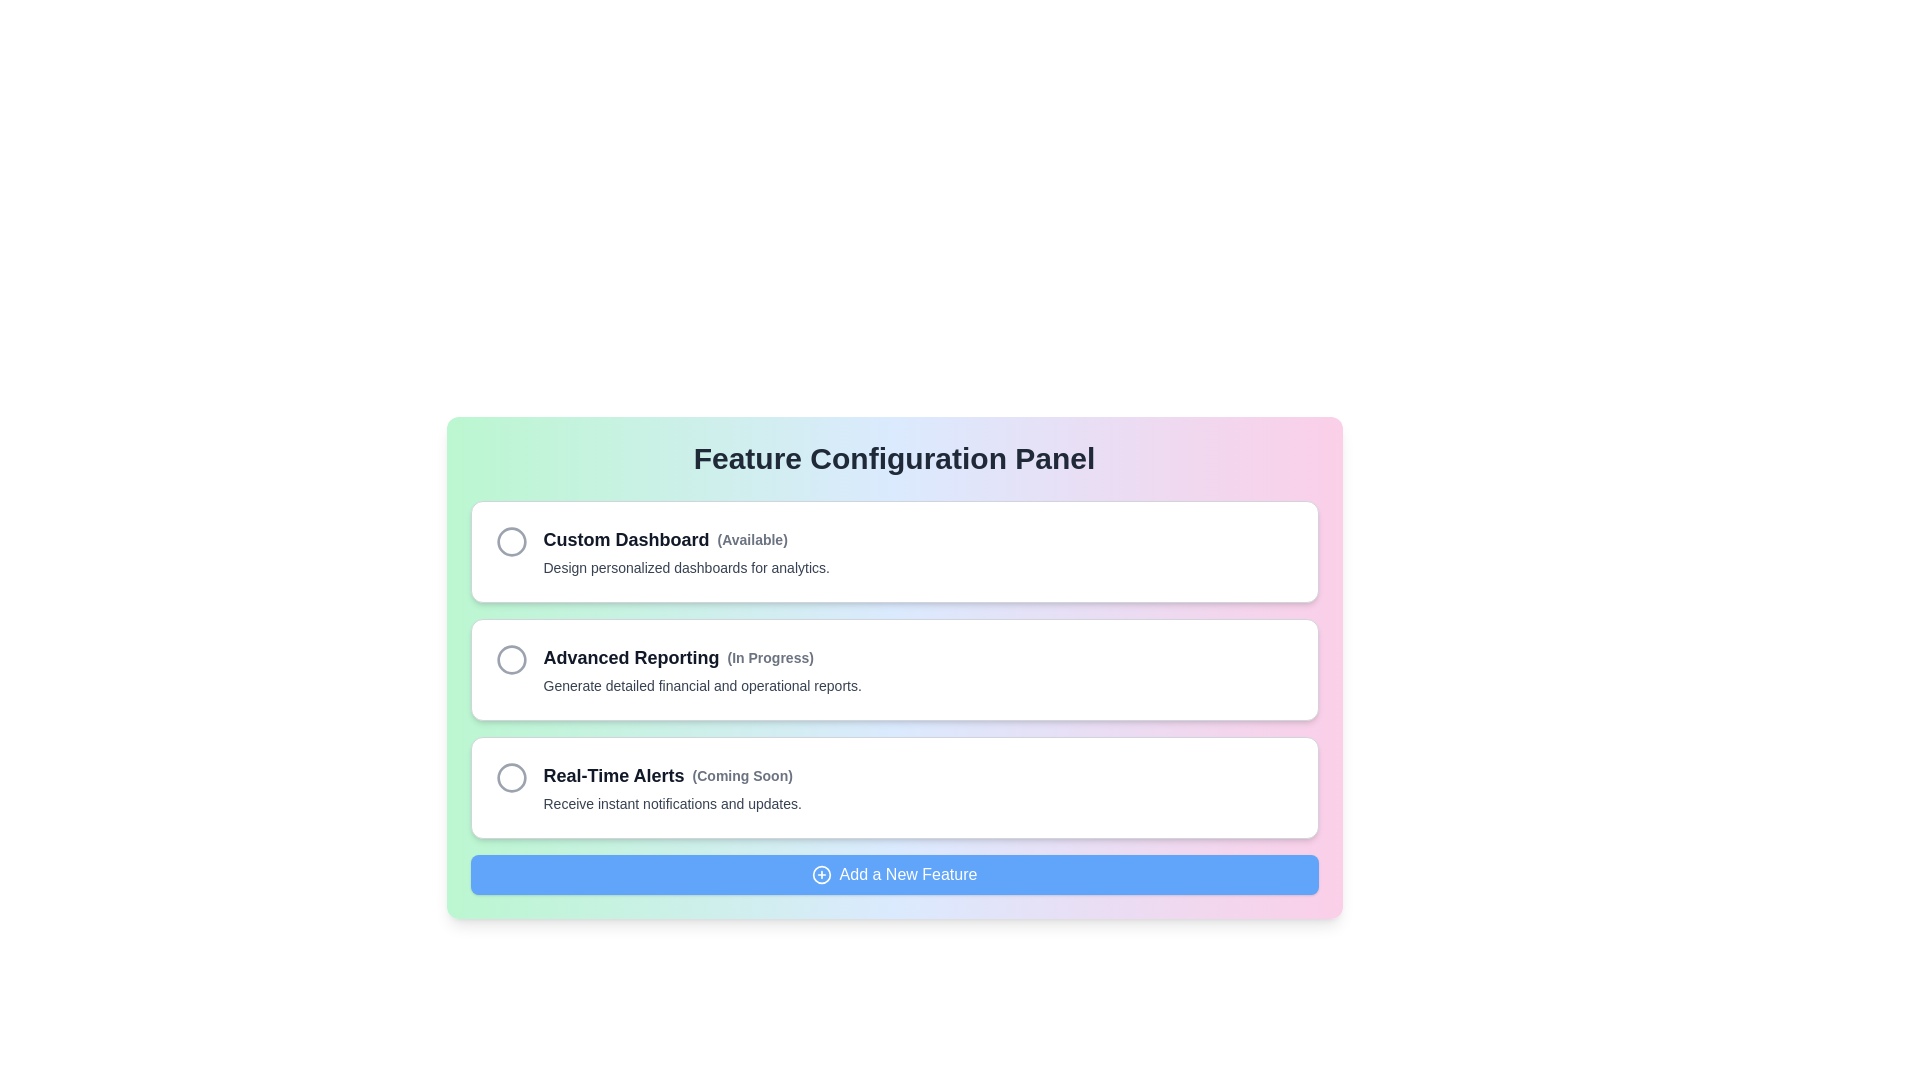 The height and width of the screenshot is (1080, 1920). I want to click on the circular radio button, so click(893, 670).